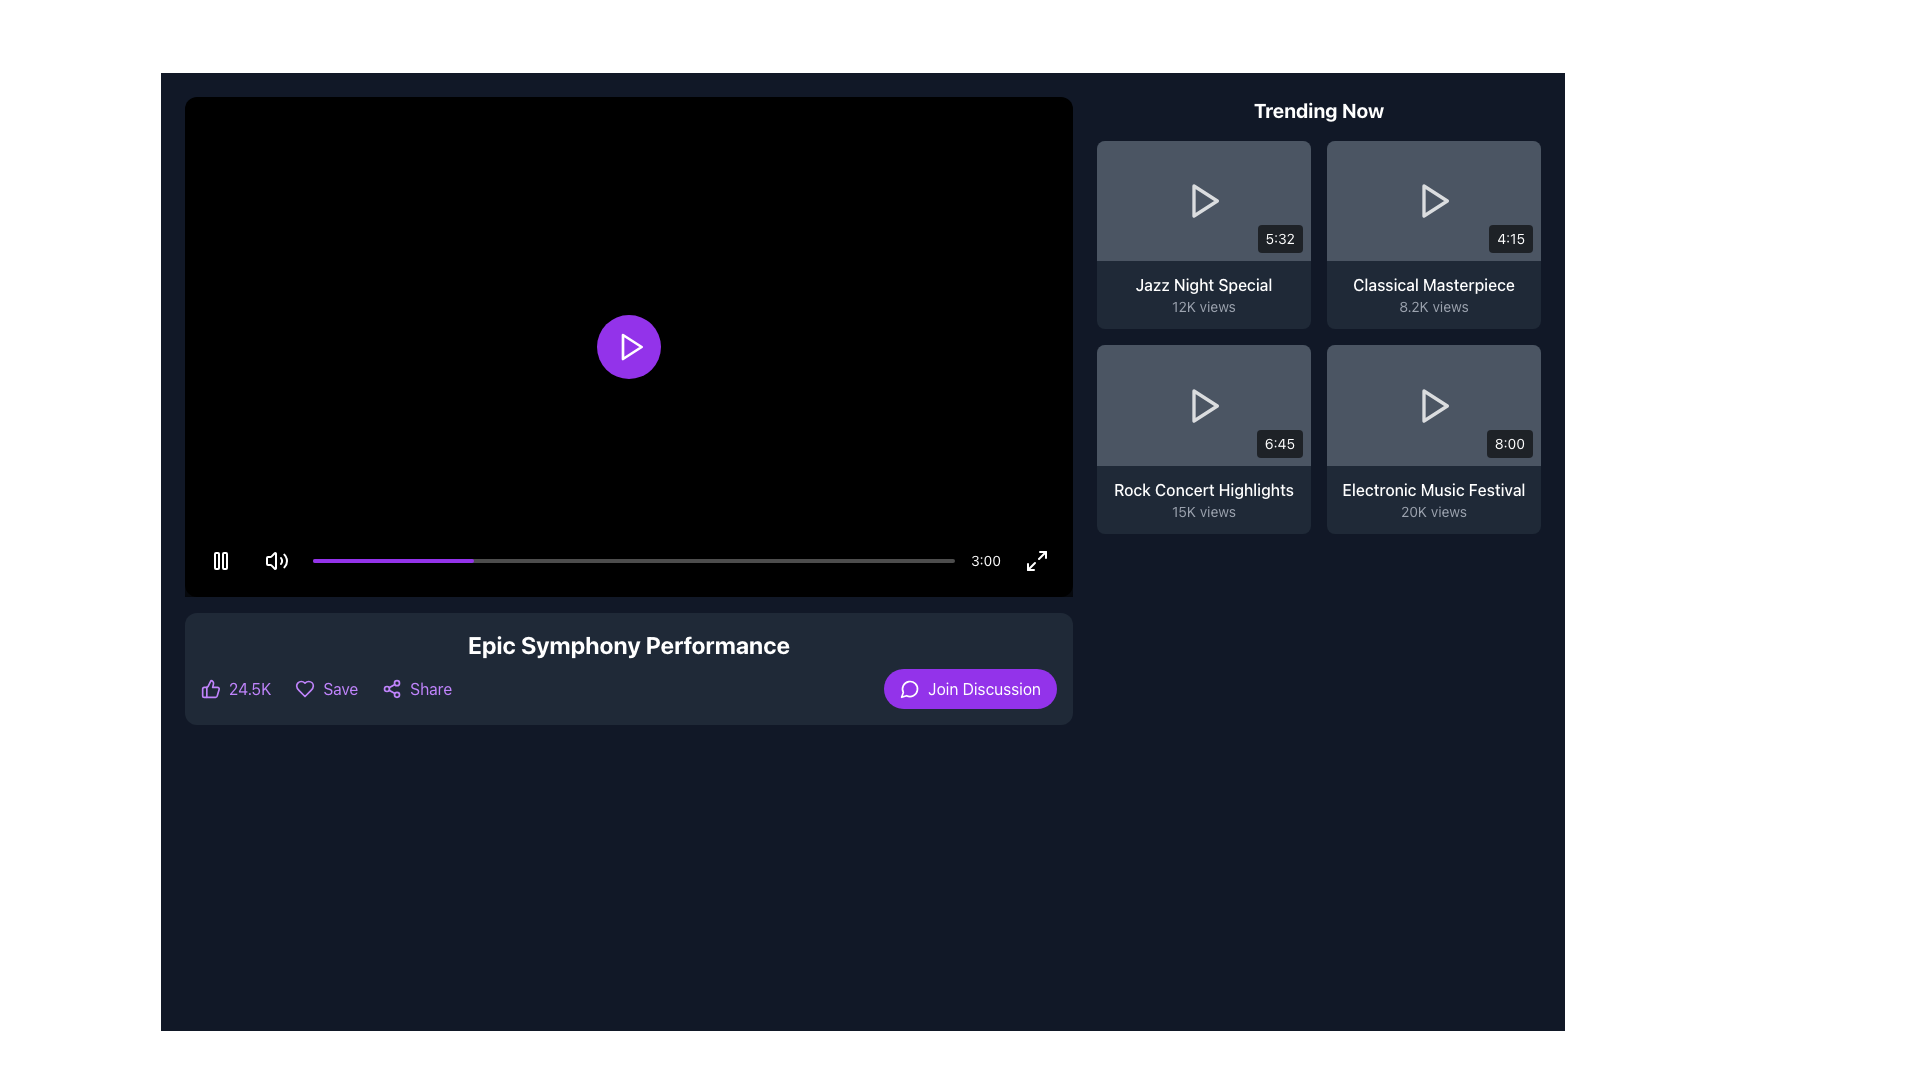  Describe the element at coordinates (249, 687) in the screenshot. I see `the informational Text element displaying the number of likes or approvals, which is located adjacent to the left of the 'Save' and 'Share' options at the bottom-left corner of the interaction options bar` at that location.